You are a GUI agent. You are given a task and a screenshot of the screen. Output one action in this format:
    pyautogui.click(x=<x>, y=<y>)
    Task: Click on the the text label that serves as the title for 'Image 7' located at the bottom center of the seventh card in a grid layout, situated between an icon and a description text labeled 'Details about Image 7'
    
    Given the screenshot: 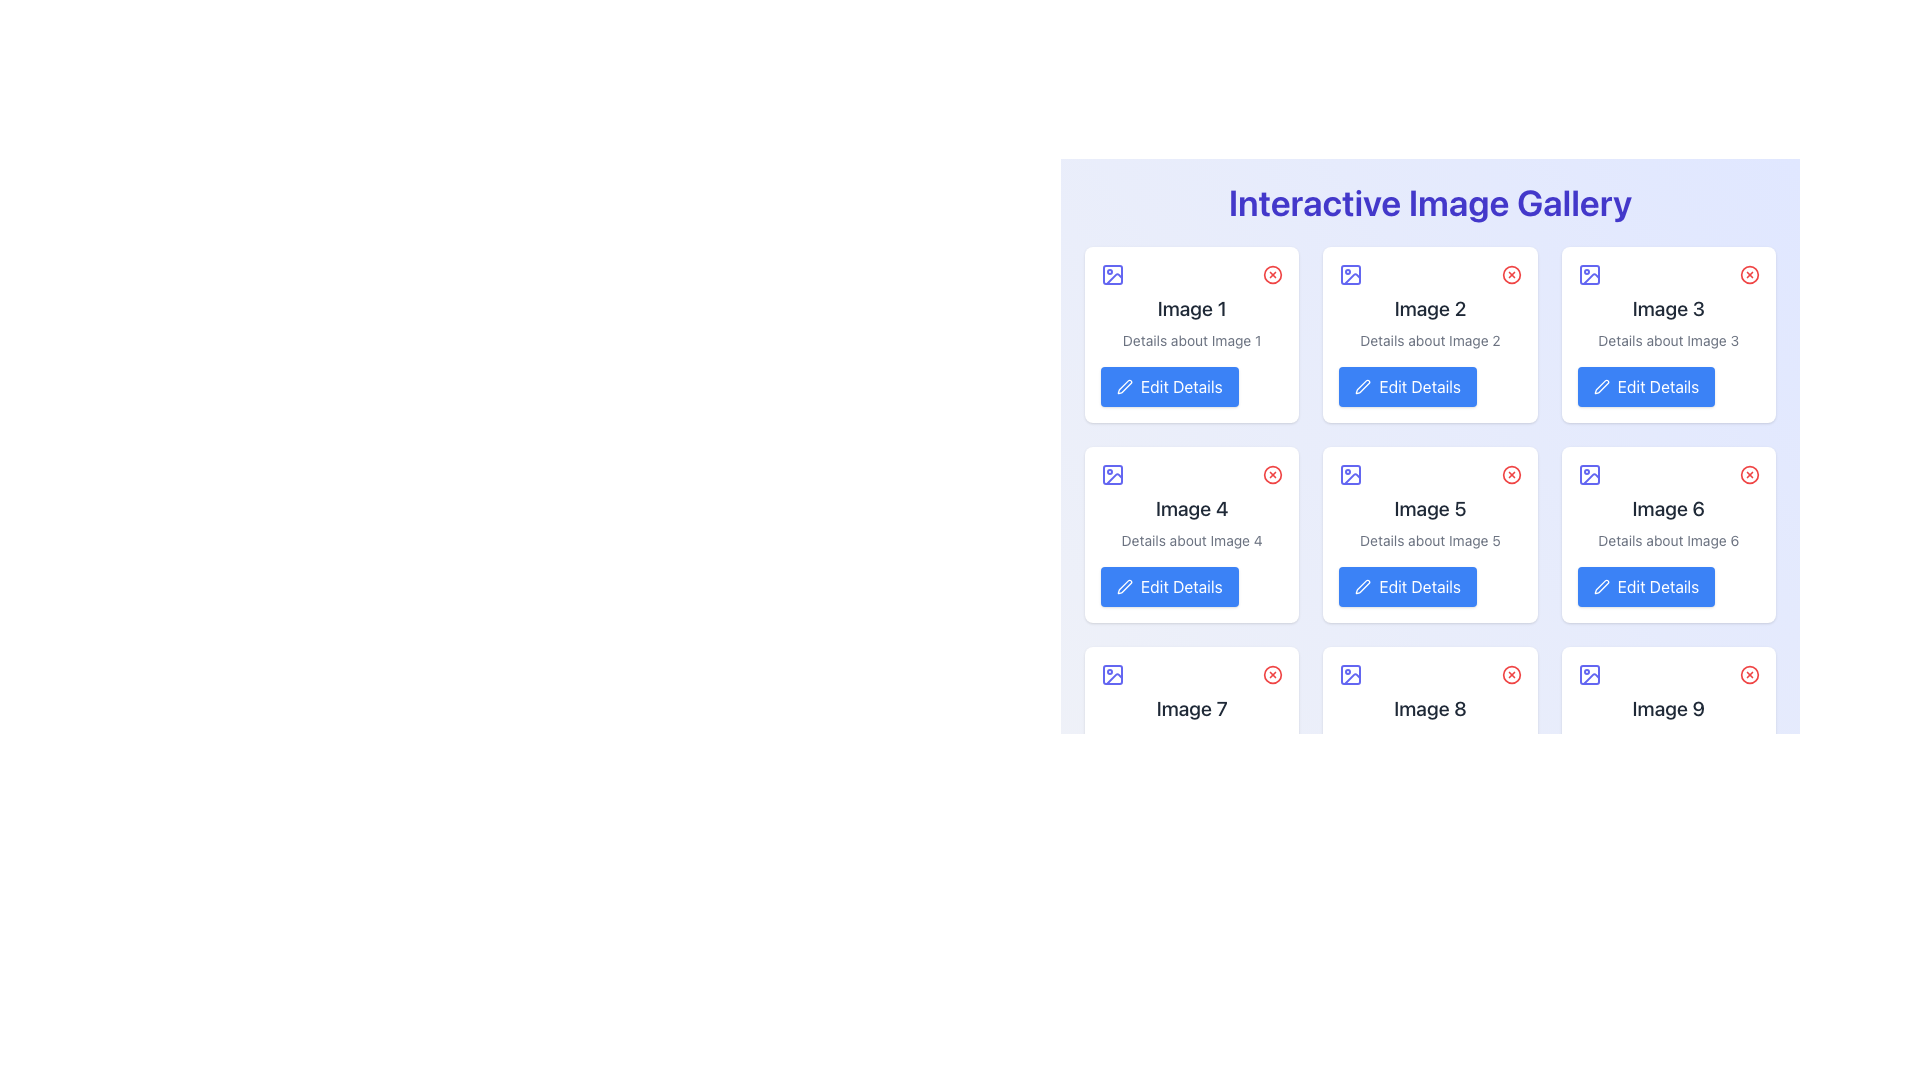 What is the action you would take?
    pyautogui.click(x=1192, y=708)
    